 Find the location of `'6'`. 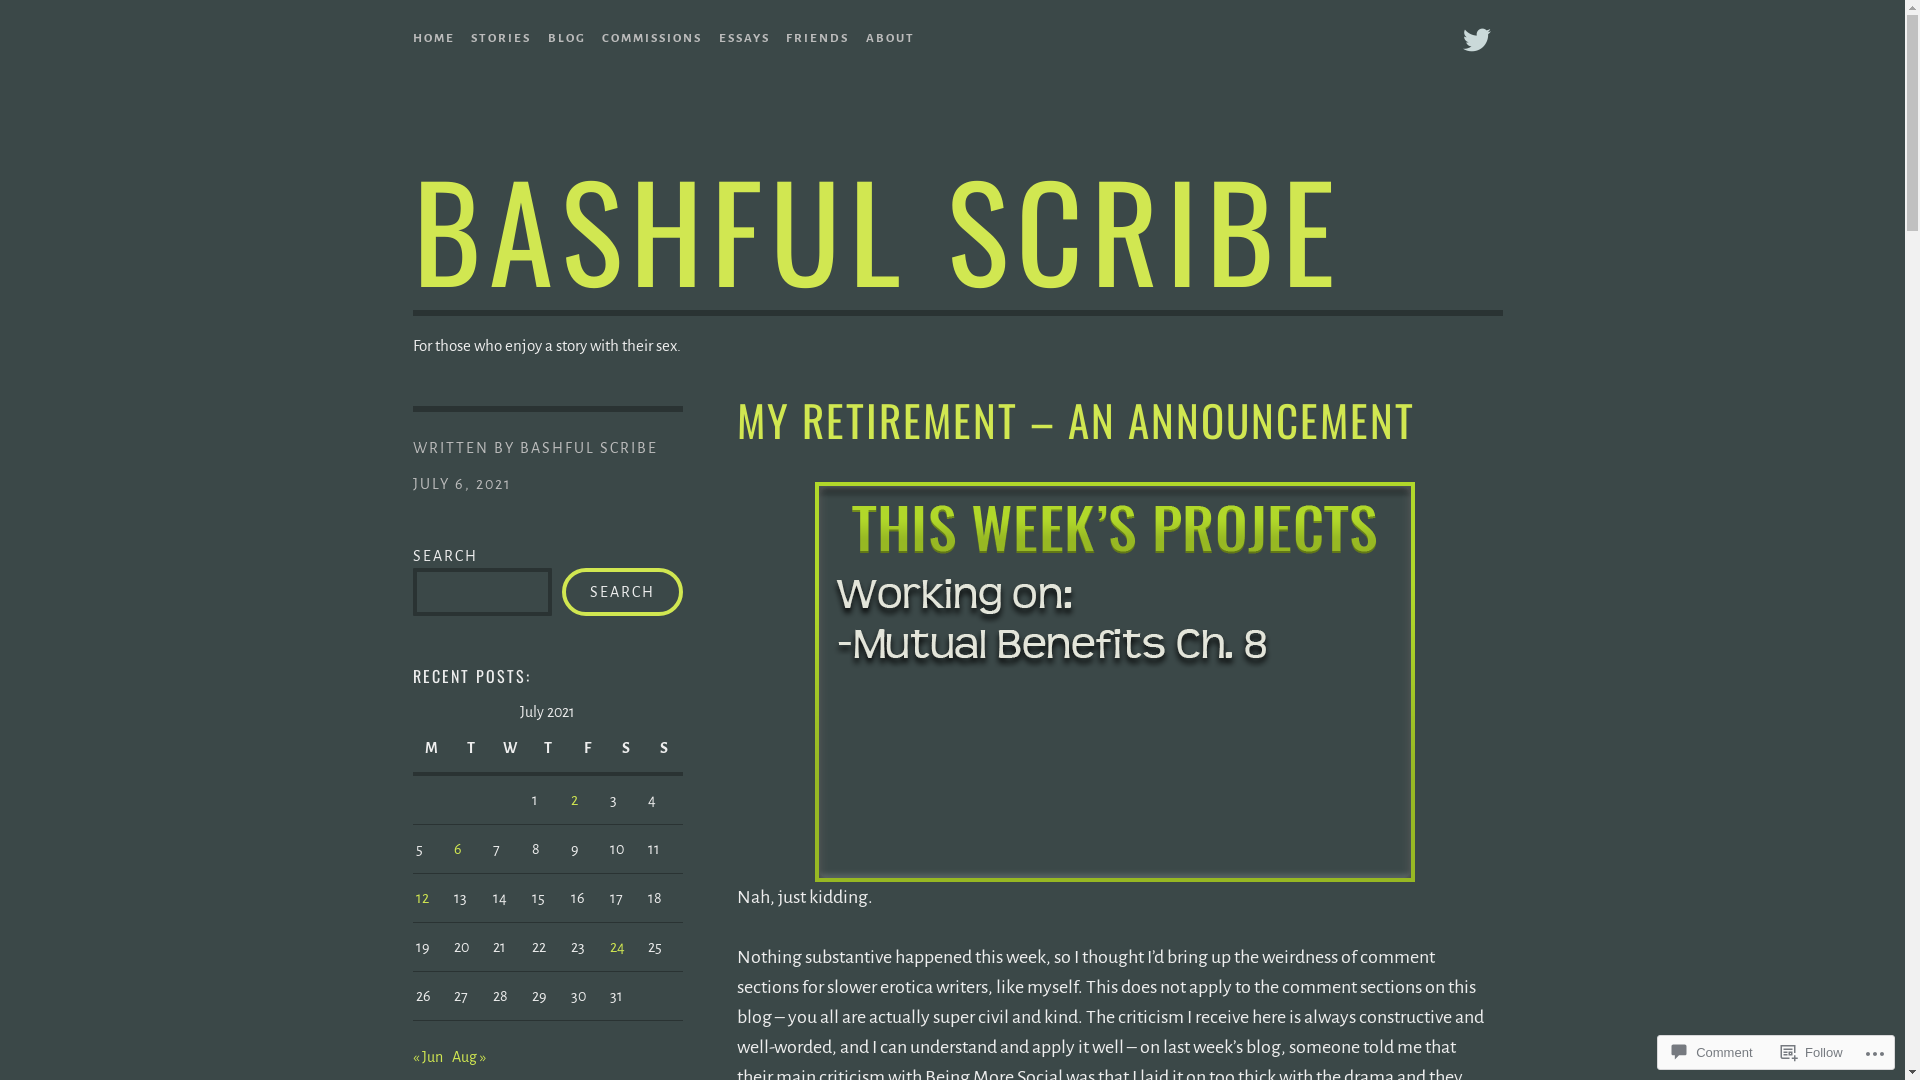

'6' is located at coordinates (456, 848).